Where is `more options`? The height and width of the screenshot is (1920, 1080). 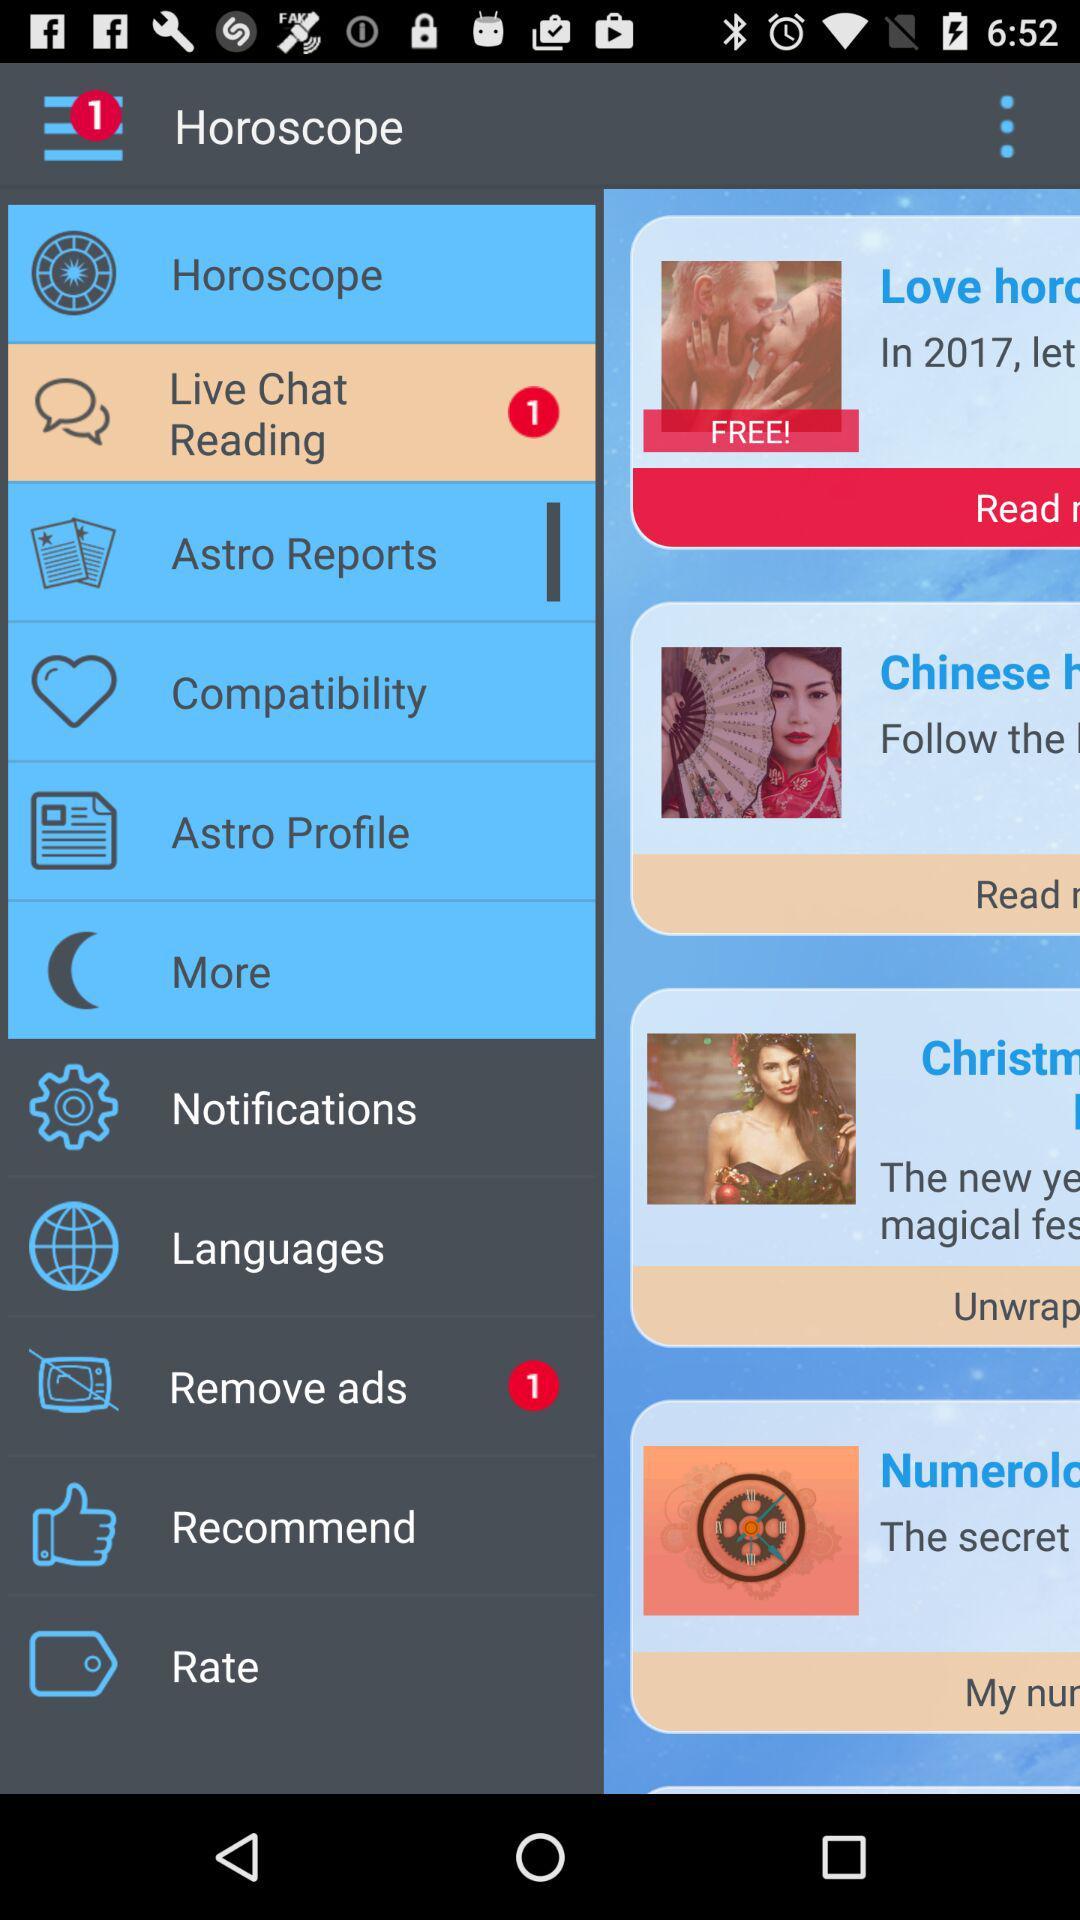
more options is located at coordinates (1006, 124).